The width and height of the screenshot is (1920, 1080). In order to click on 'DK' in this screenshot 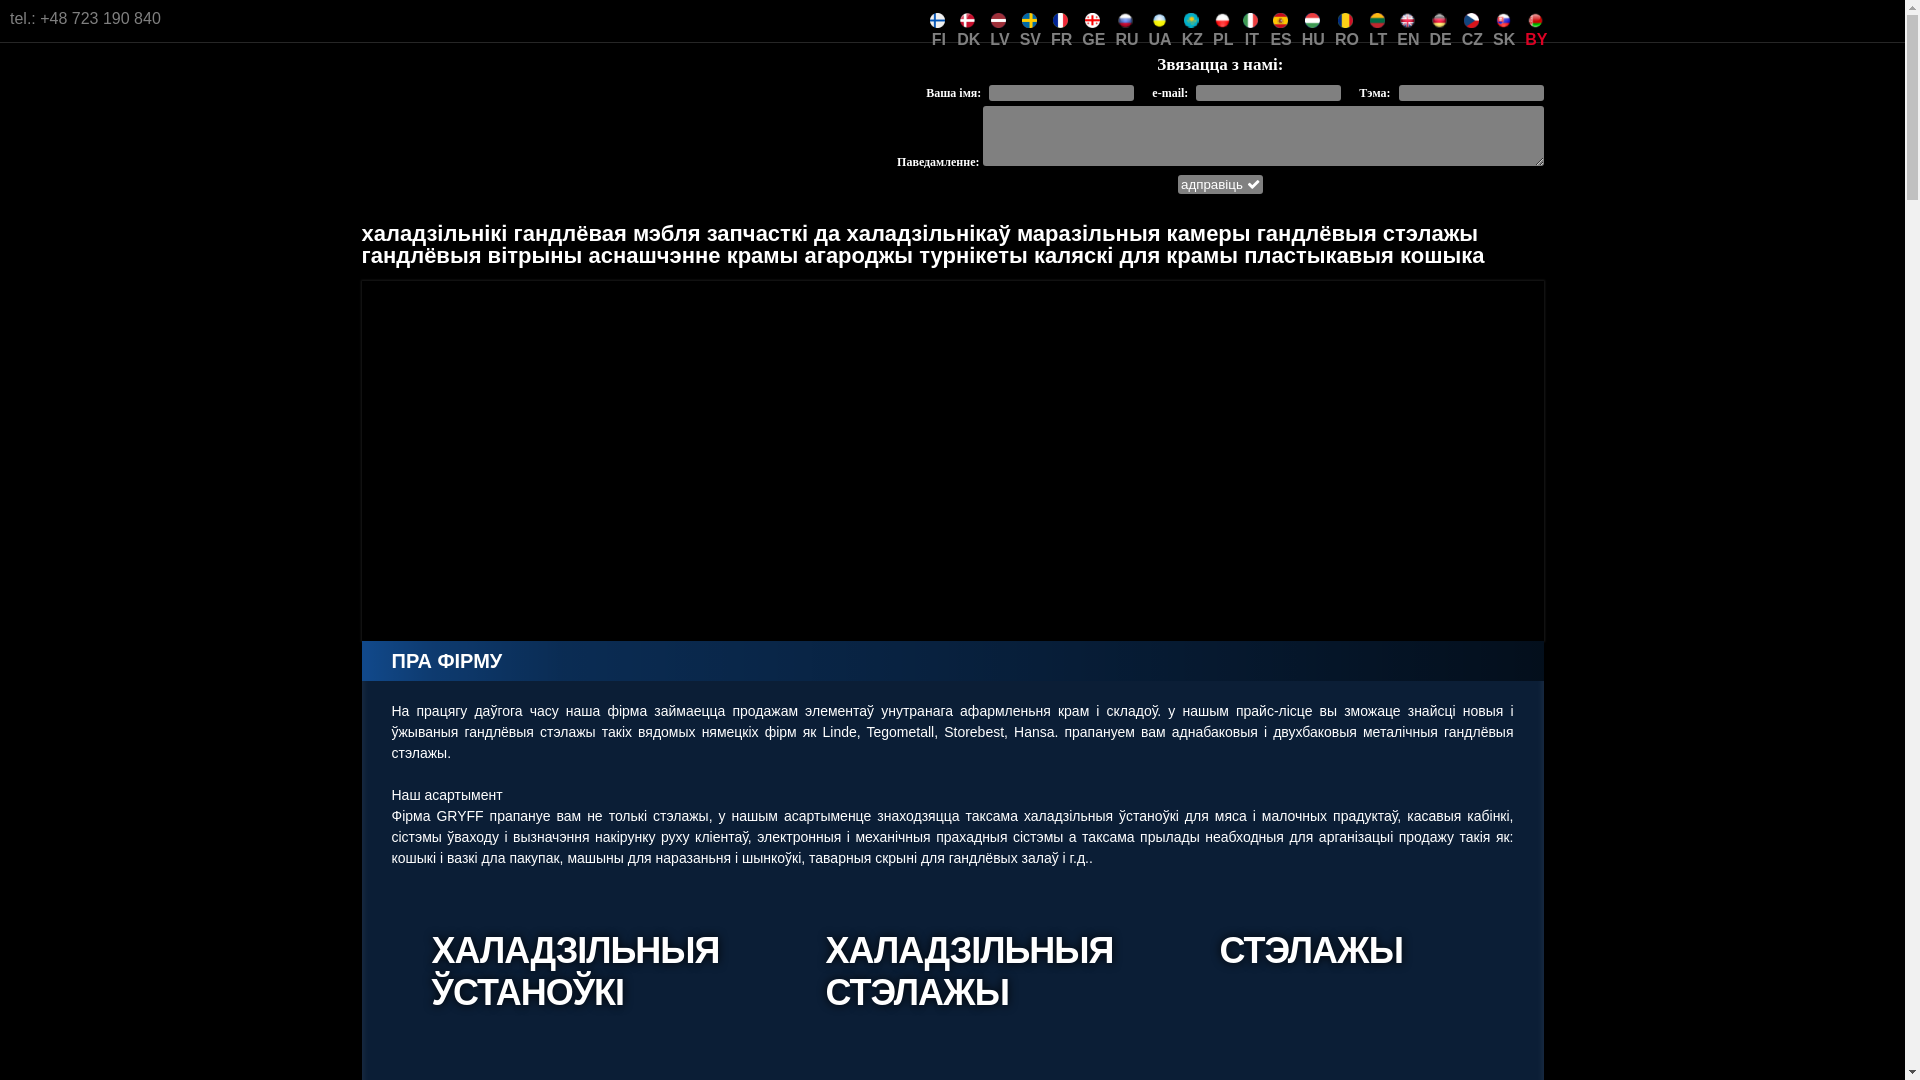, I will do `click(968, 19)`.